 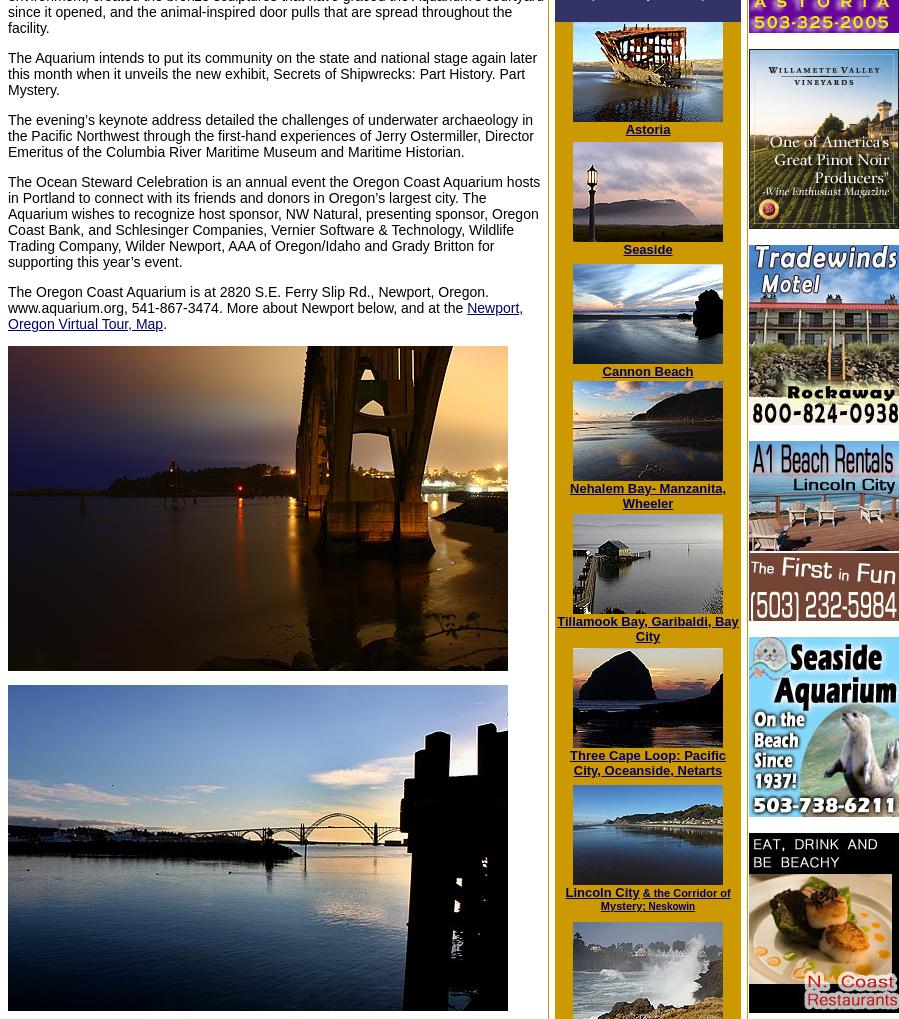 What do you see at coordinates (272, 73) in the screenshot?
I see `'The Aquarium intends to put its community on the state and national stage again later this month when it unveils the new exhibit, Secrets of Shipwrecks: Part History. Part Mystery.'` at bounding box center [272, 73].